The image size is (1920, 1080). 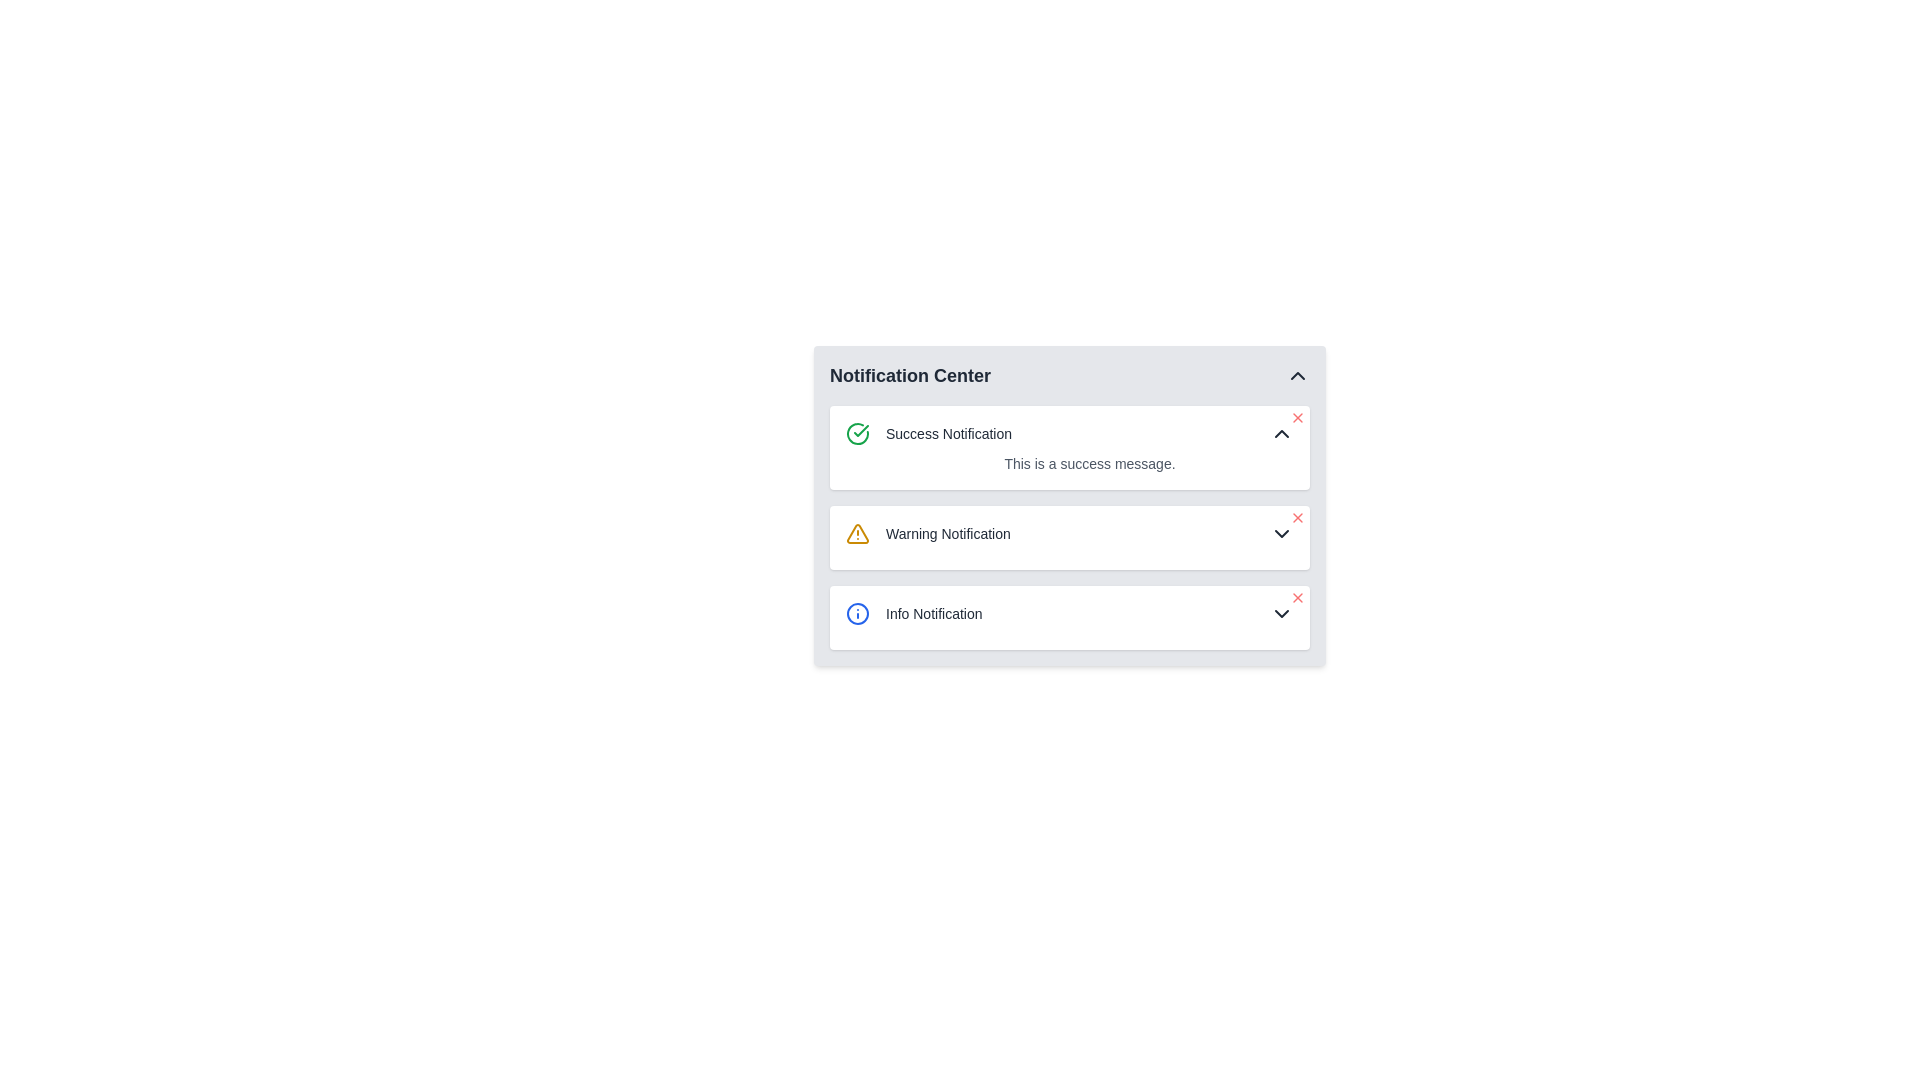 I want to click on the small red 'X' button located in the top-right corner of the 'Success Notification' box, so click(x=1297, y=416).